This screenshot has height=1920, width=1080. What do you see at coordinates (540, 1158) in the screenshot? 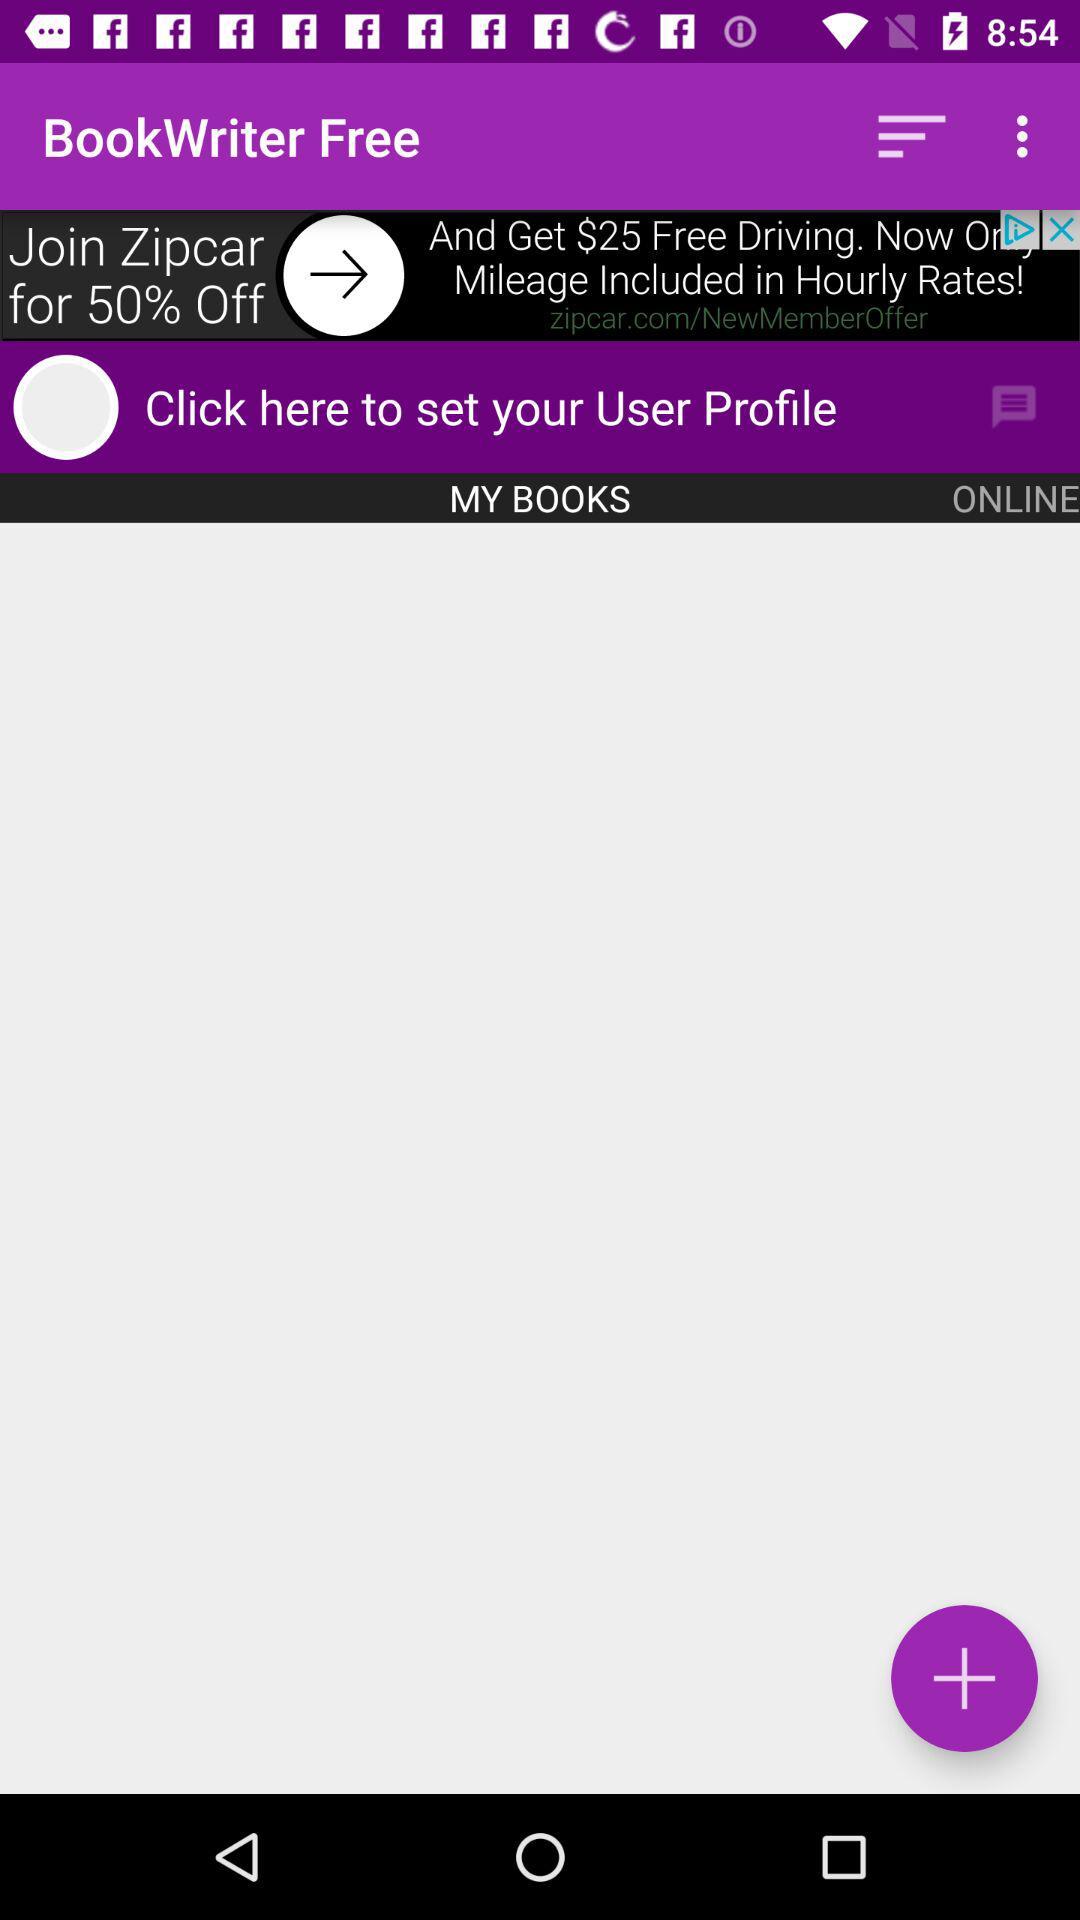
I see `new book` at bounding box center [540, 1158].